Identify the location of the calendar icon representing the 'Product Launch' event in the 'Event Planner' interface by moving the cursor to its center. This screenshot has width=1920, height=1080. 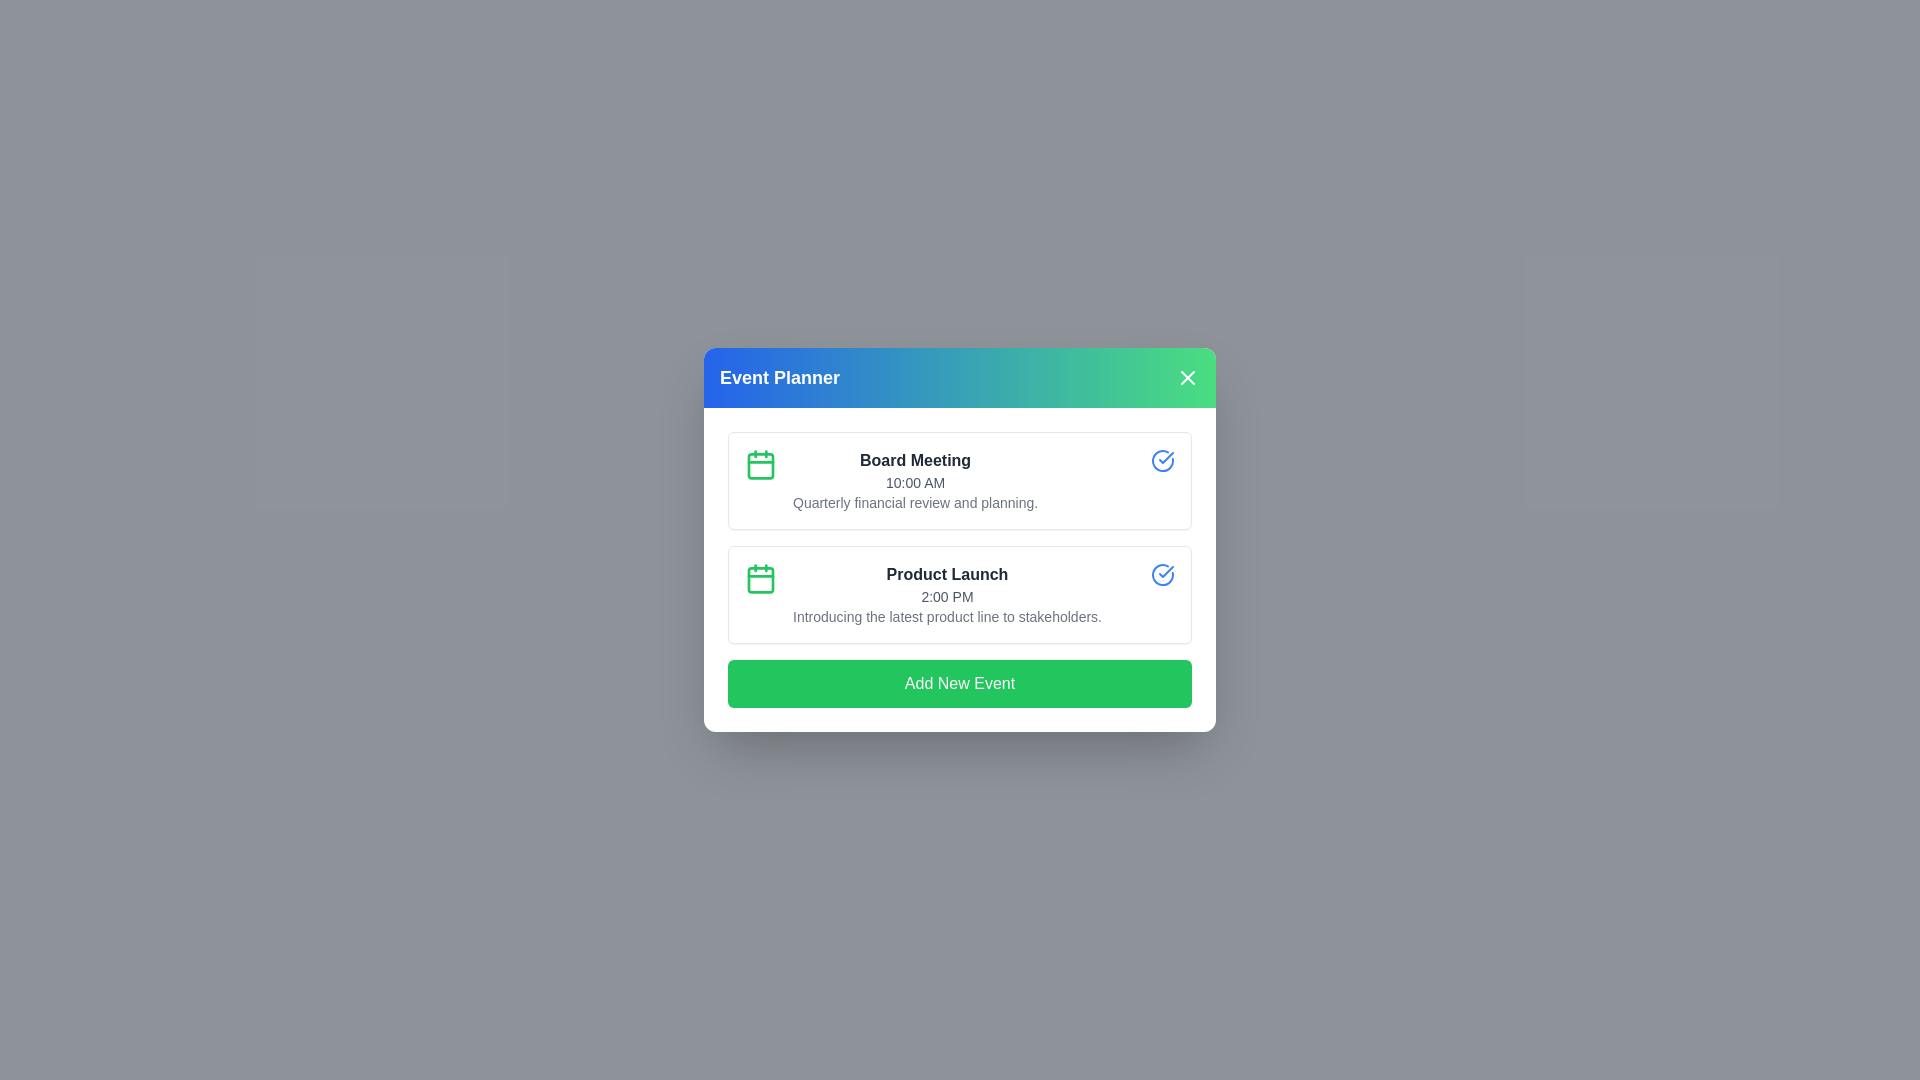
(760, 578).